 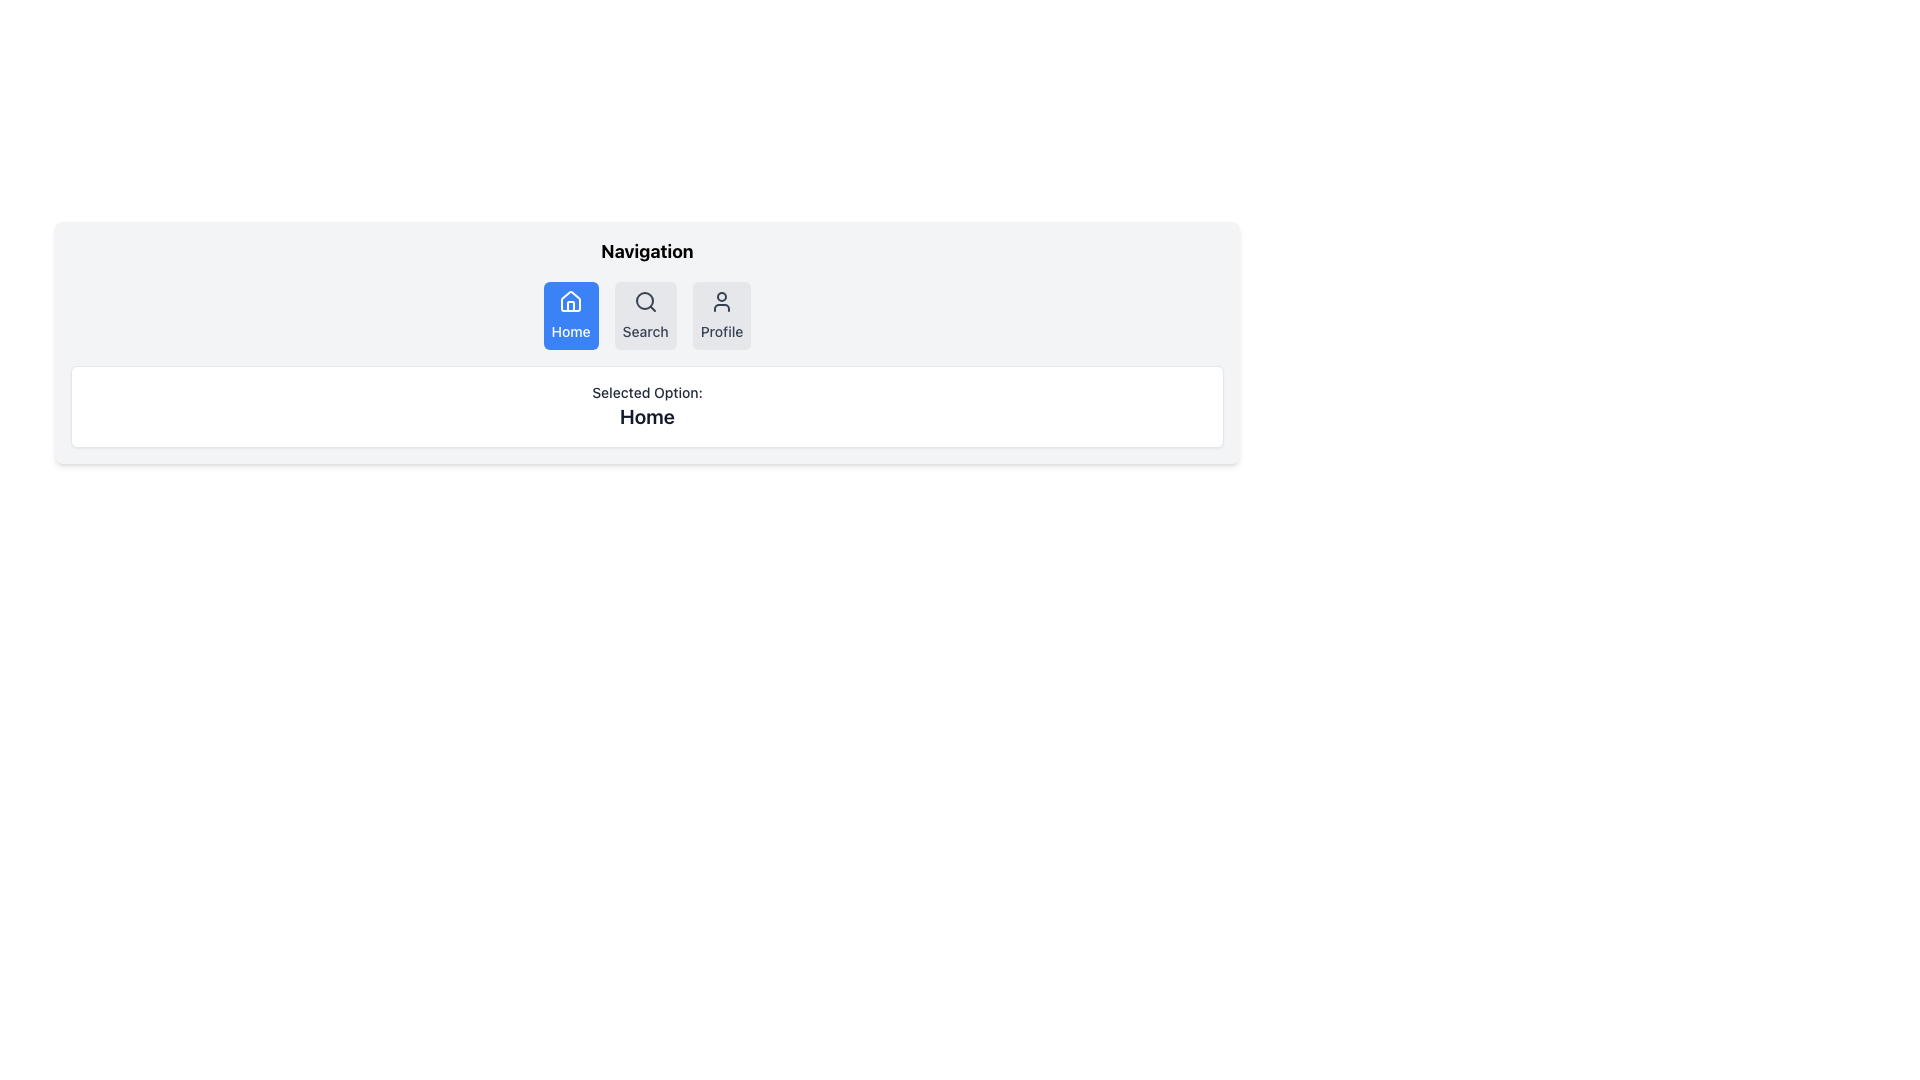 I want to click on the navigational button located at the rightmost part of the horizontal navigation bar, so click(x=721, y=315).